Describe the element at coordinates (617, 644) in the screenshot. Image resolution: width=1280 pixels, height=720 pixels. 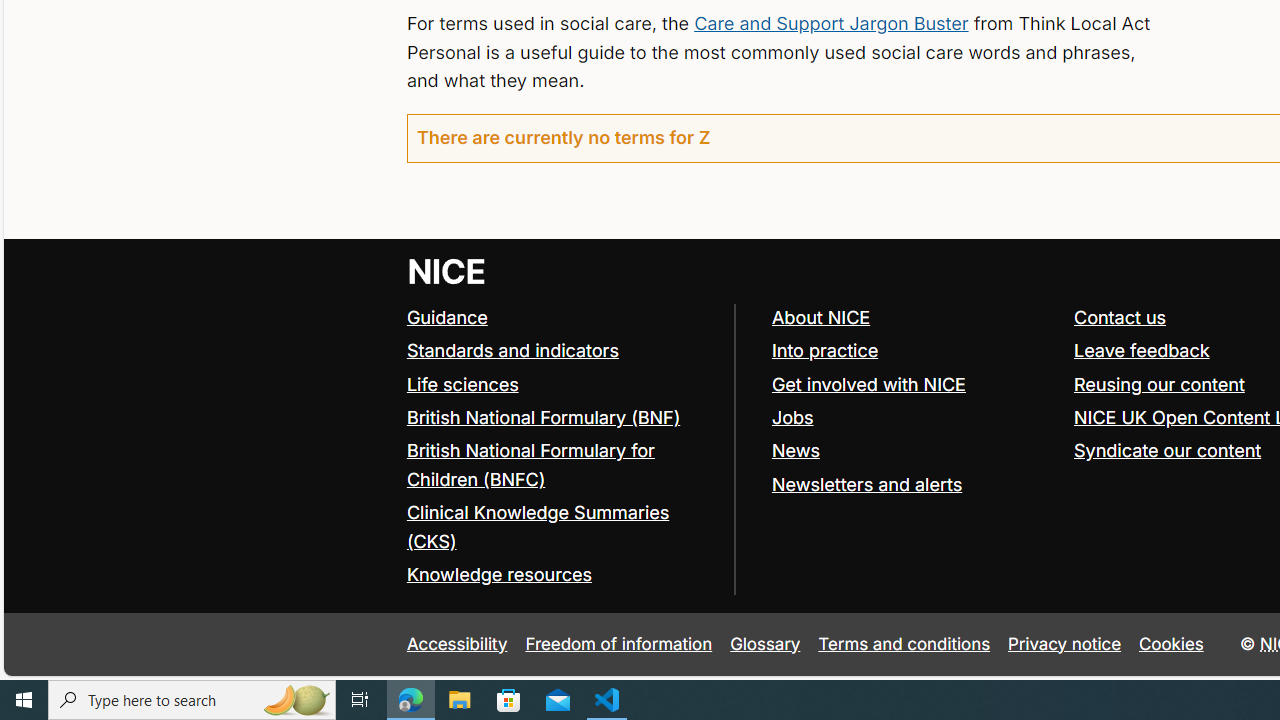
I see `'Freedom of information'` at that location.